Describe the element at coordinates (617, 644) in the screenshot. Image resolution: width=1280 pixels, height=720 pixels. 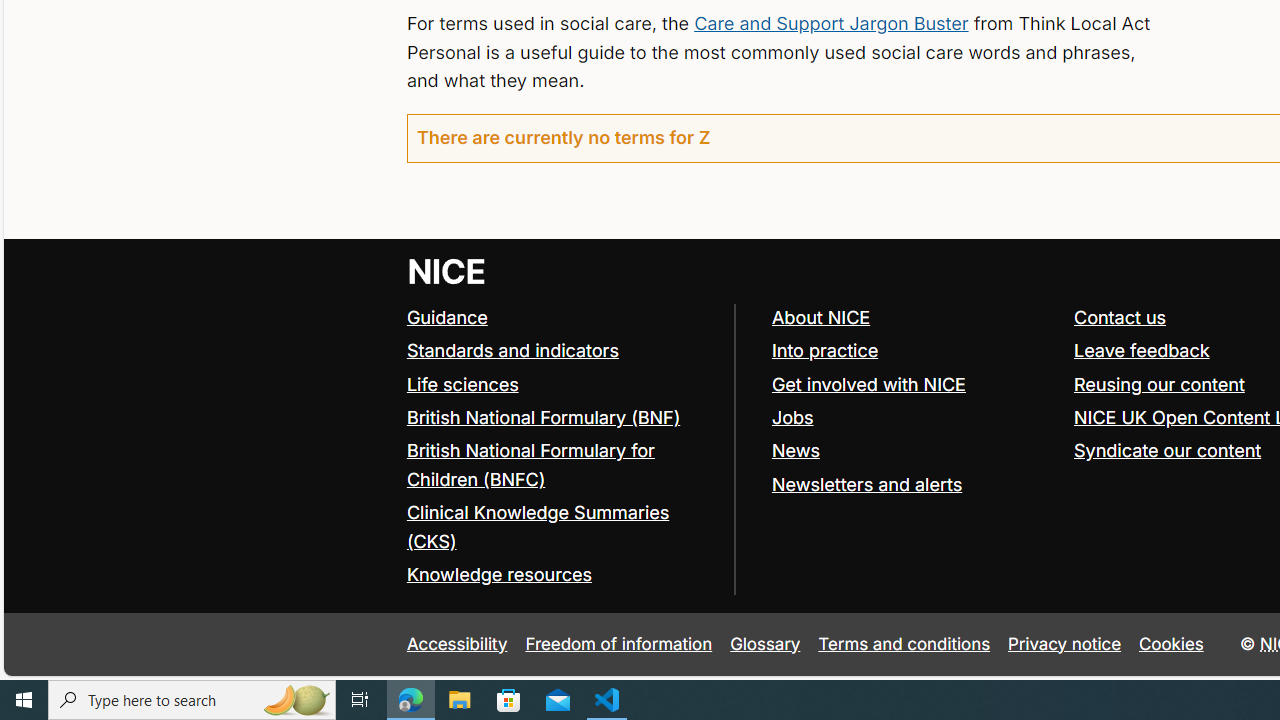
I see `'Freedom of information'` at that location.